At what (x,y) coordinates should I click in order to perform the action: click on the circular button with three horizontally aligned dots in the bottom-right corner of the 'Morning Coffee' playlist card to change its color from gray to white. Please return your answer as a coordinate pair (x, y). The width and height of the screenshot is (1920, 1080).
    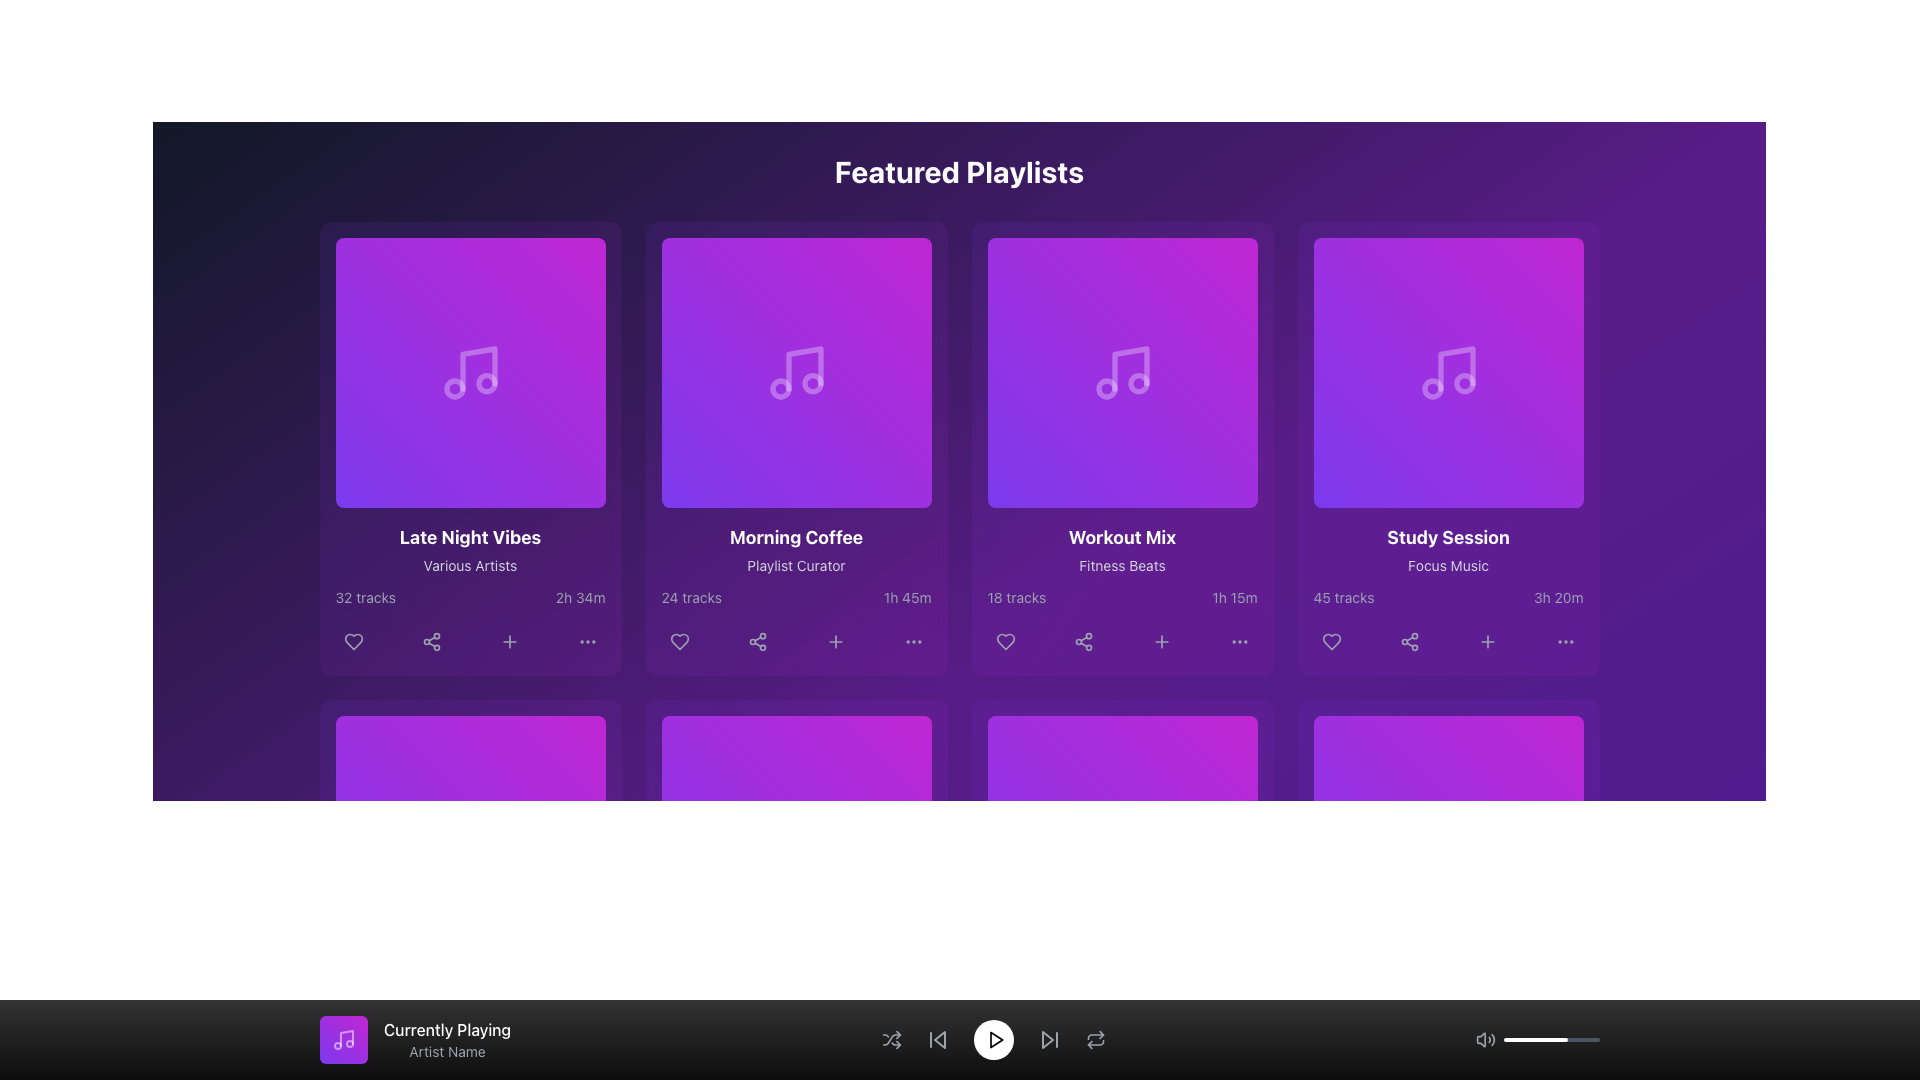
    Looking at the image, I should click on (912, 641).